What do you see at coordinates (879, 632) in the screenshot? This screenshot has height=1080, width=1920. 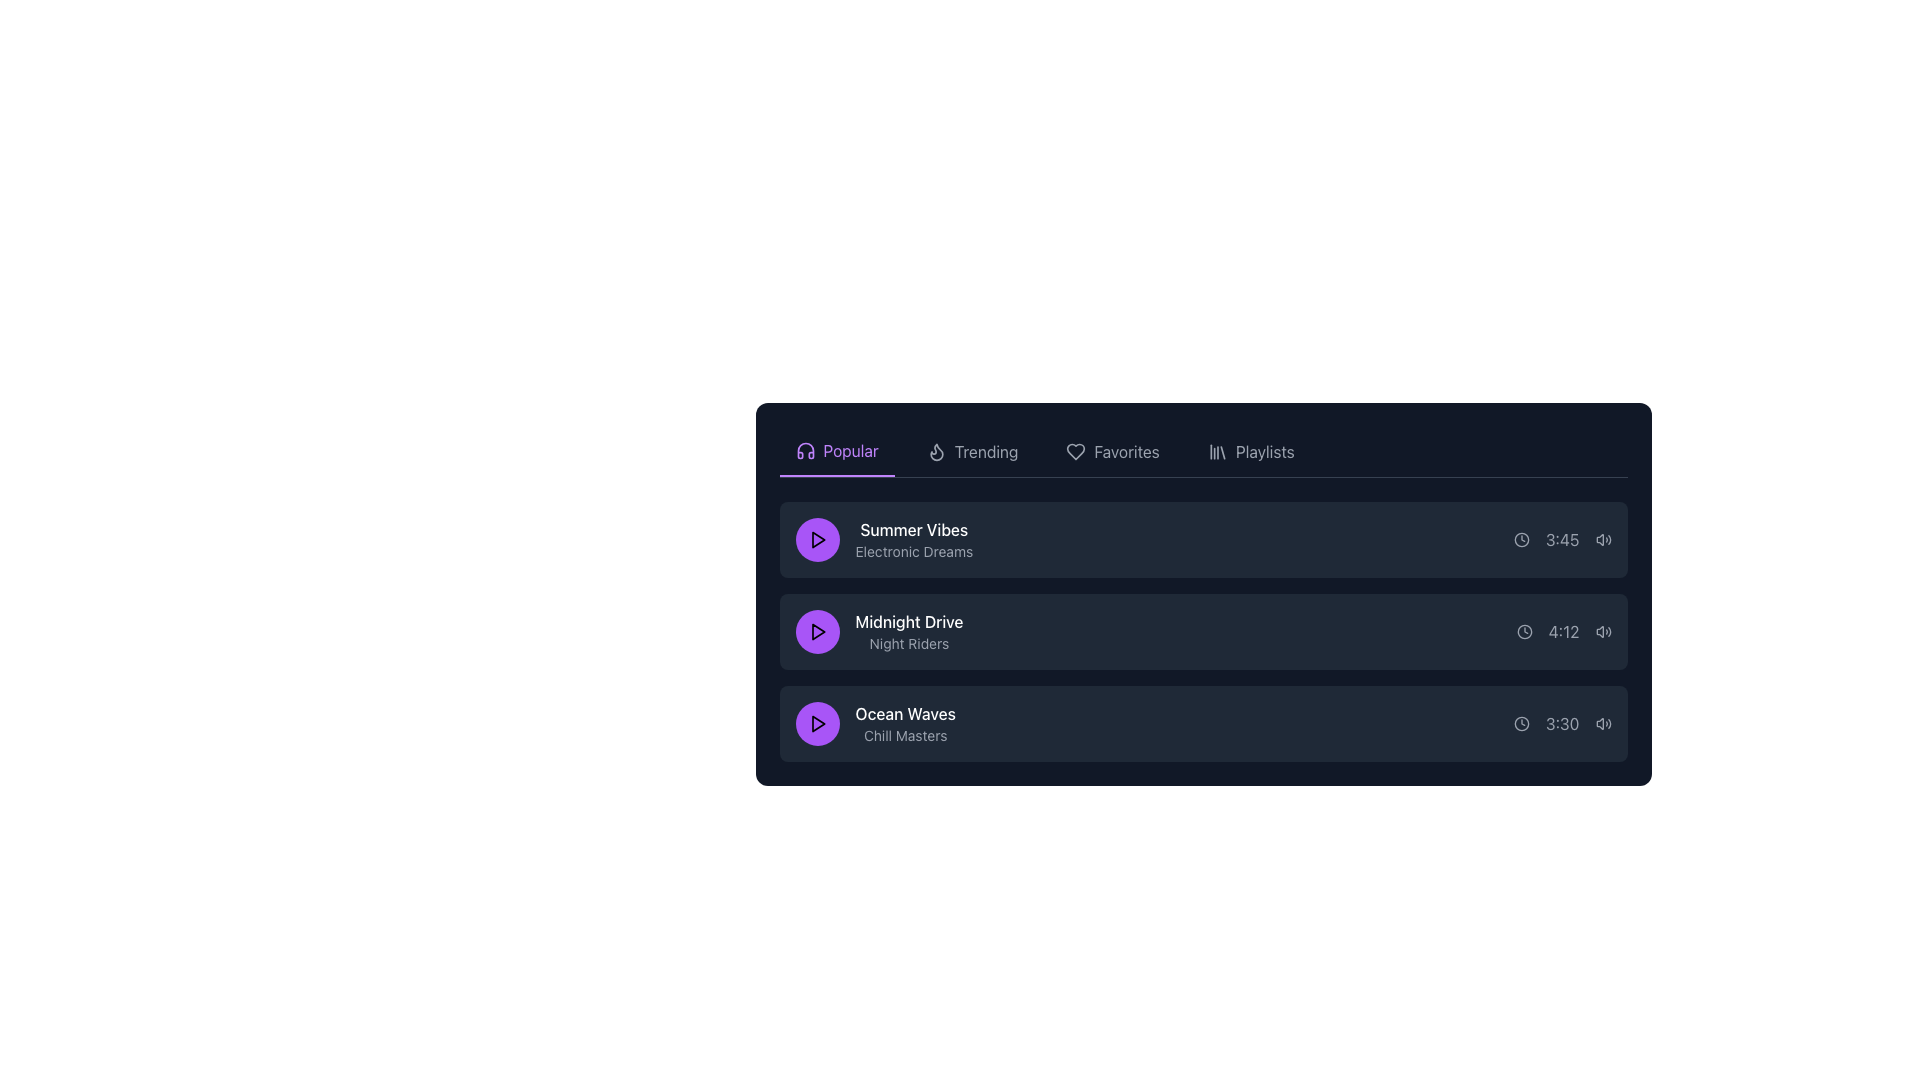 I see `the list item titled 'Midnight Drive' with a play button to interact with the media` at bounding box center [879, 632].